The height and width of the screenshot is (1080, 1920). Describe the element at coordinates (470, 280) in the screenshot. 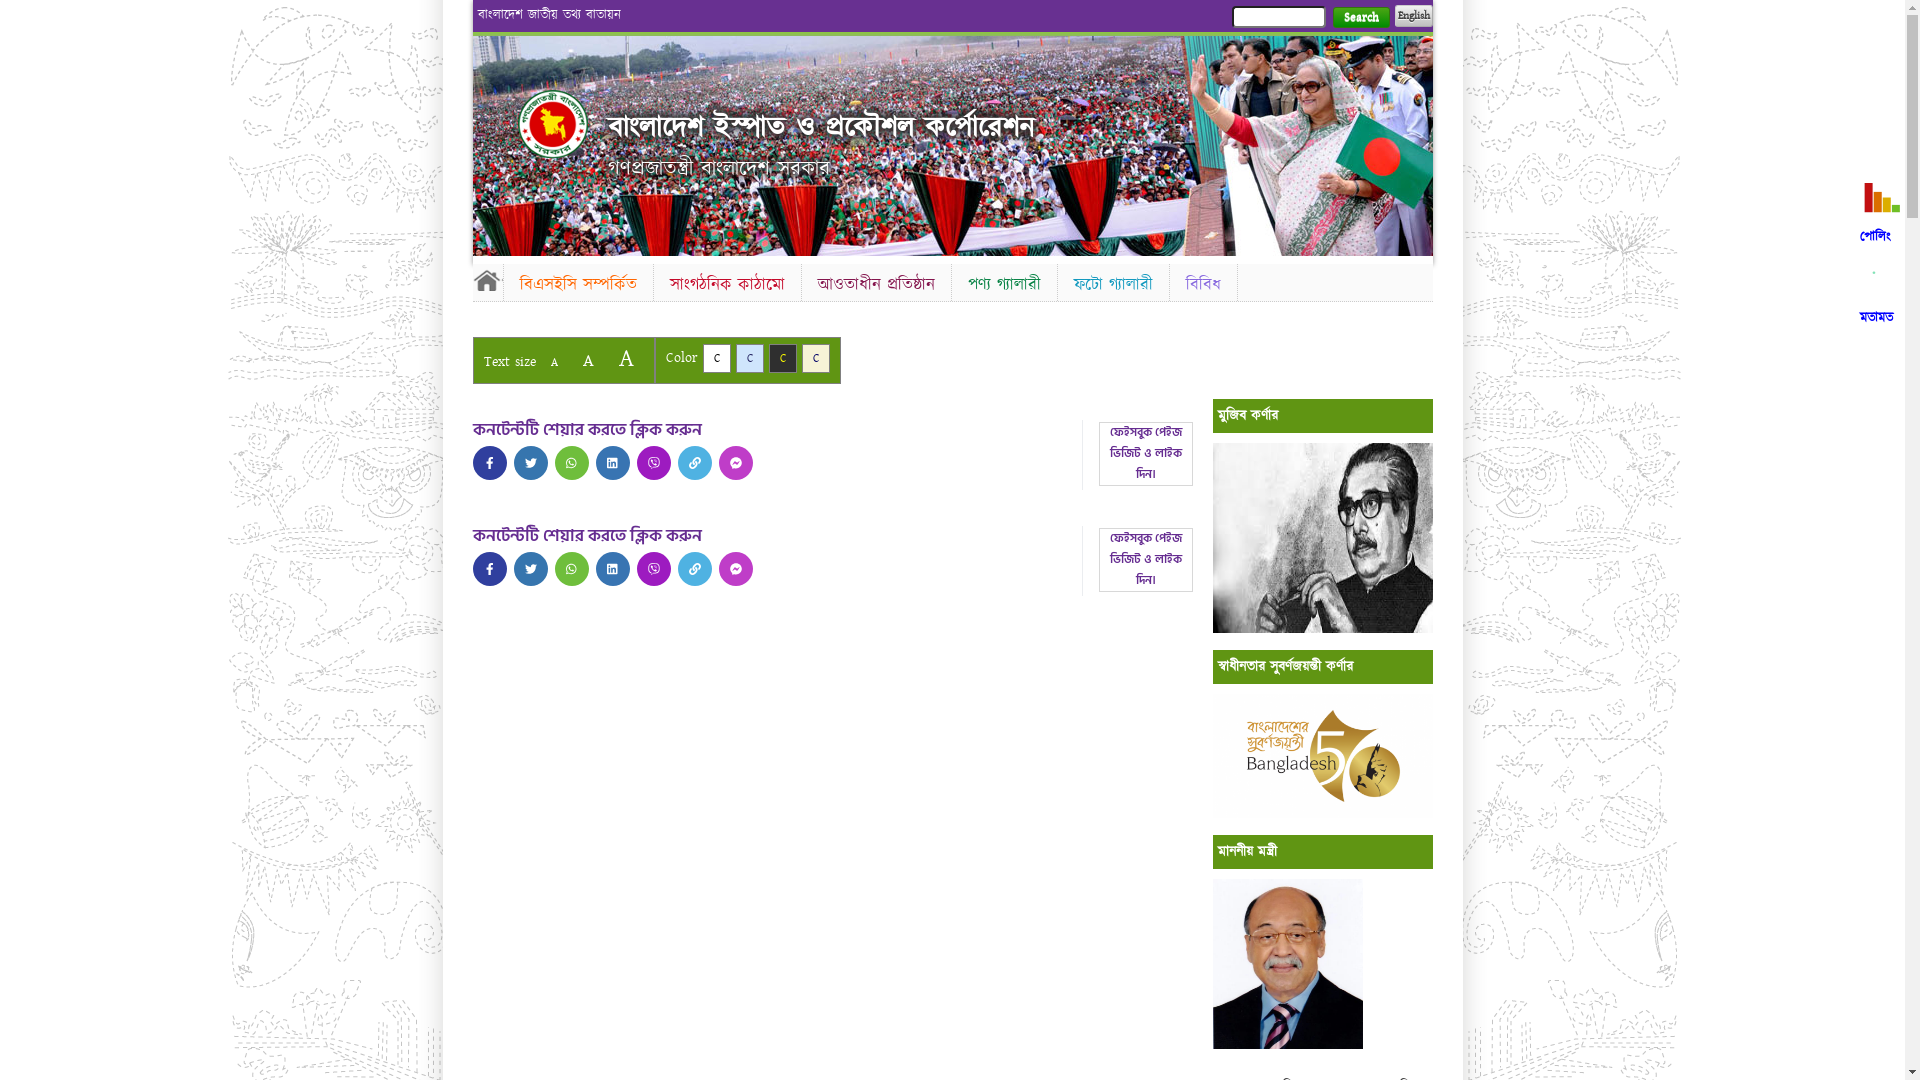

I see `'Home'` at that location.